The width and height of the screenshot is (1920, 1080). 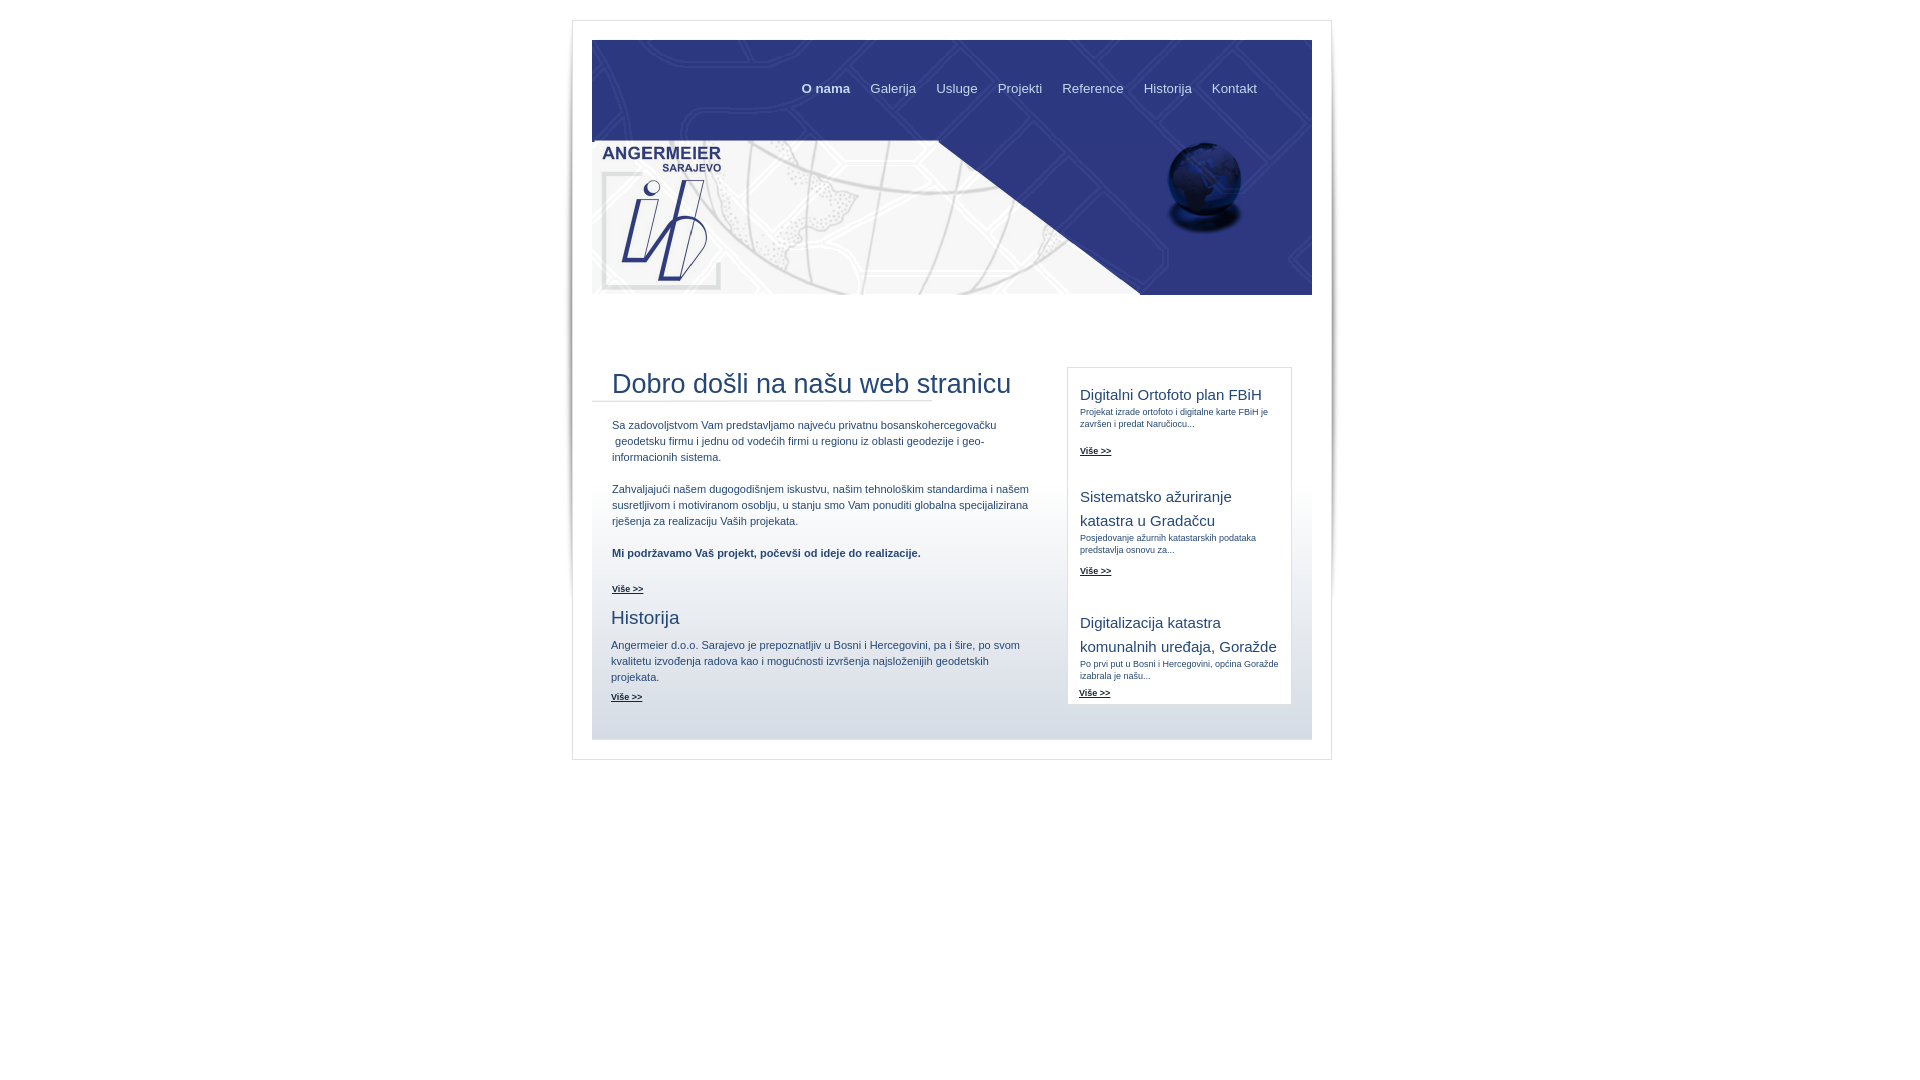 What do you see at coordinates (998, 87) in the screenshot?
I see `'Projekti'` at bounding box center [998, 87].